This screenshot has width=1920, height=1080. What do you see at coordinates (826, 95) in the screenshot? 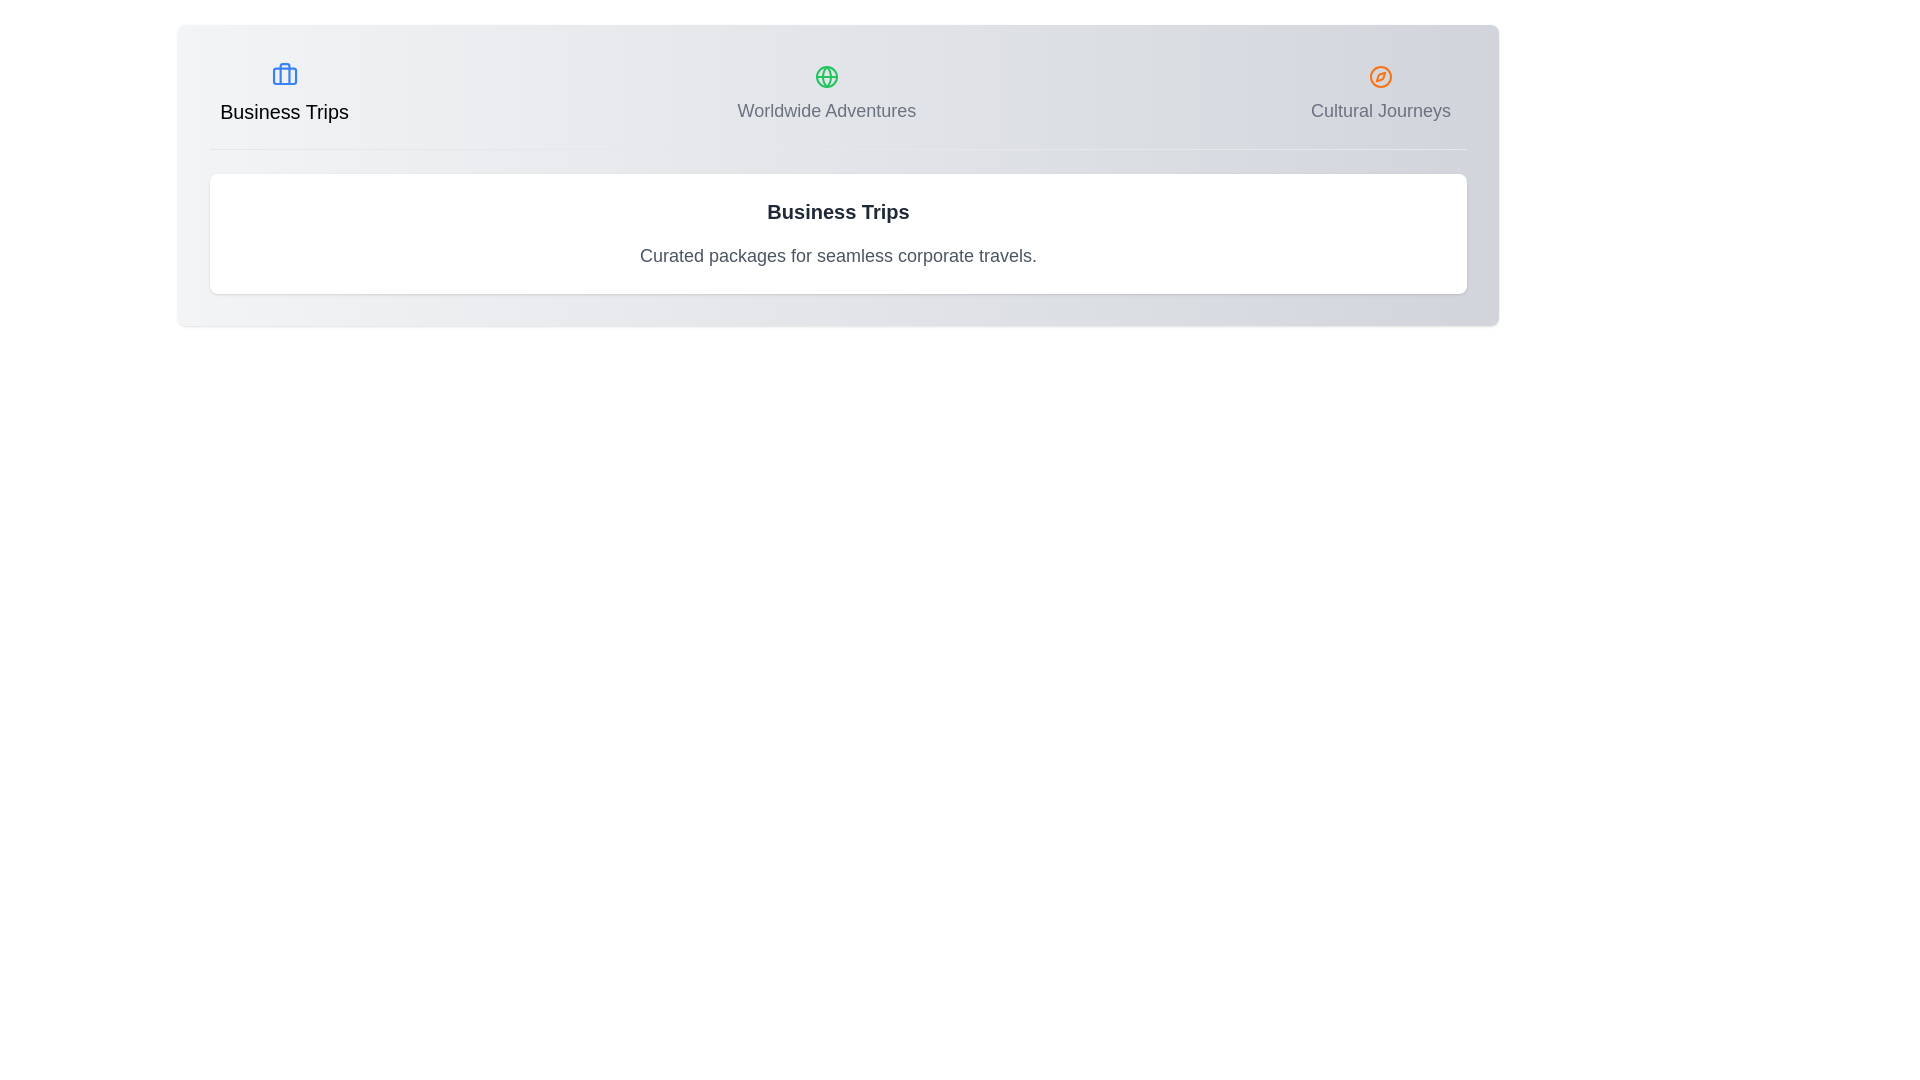
I see `the tab labeled 'Worldwide Adventures' to observe visual feedback` at bounding box center [826, 95].